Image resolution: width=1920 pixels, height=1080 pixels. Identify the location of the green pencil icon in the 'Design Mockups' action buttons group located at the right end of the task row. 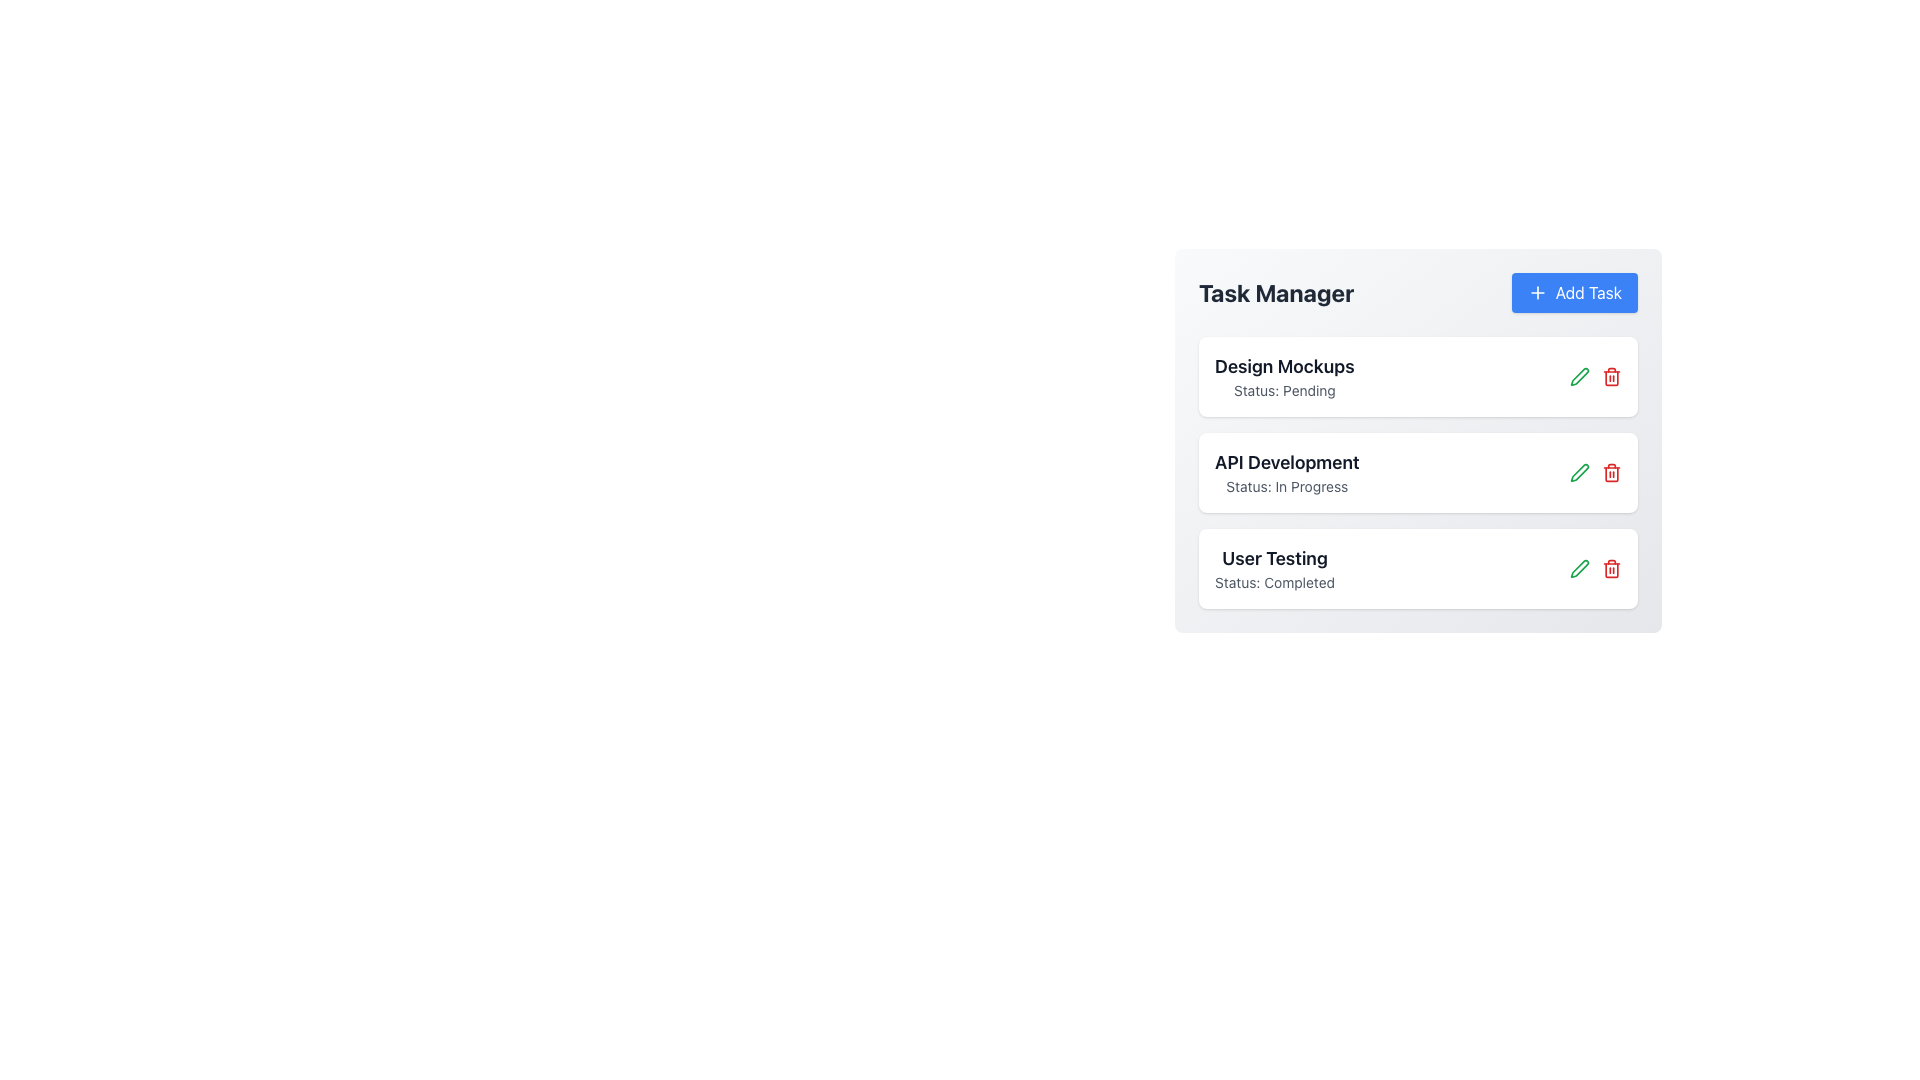
(1595, 377).